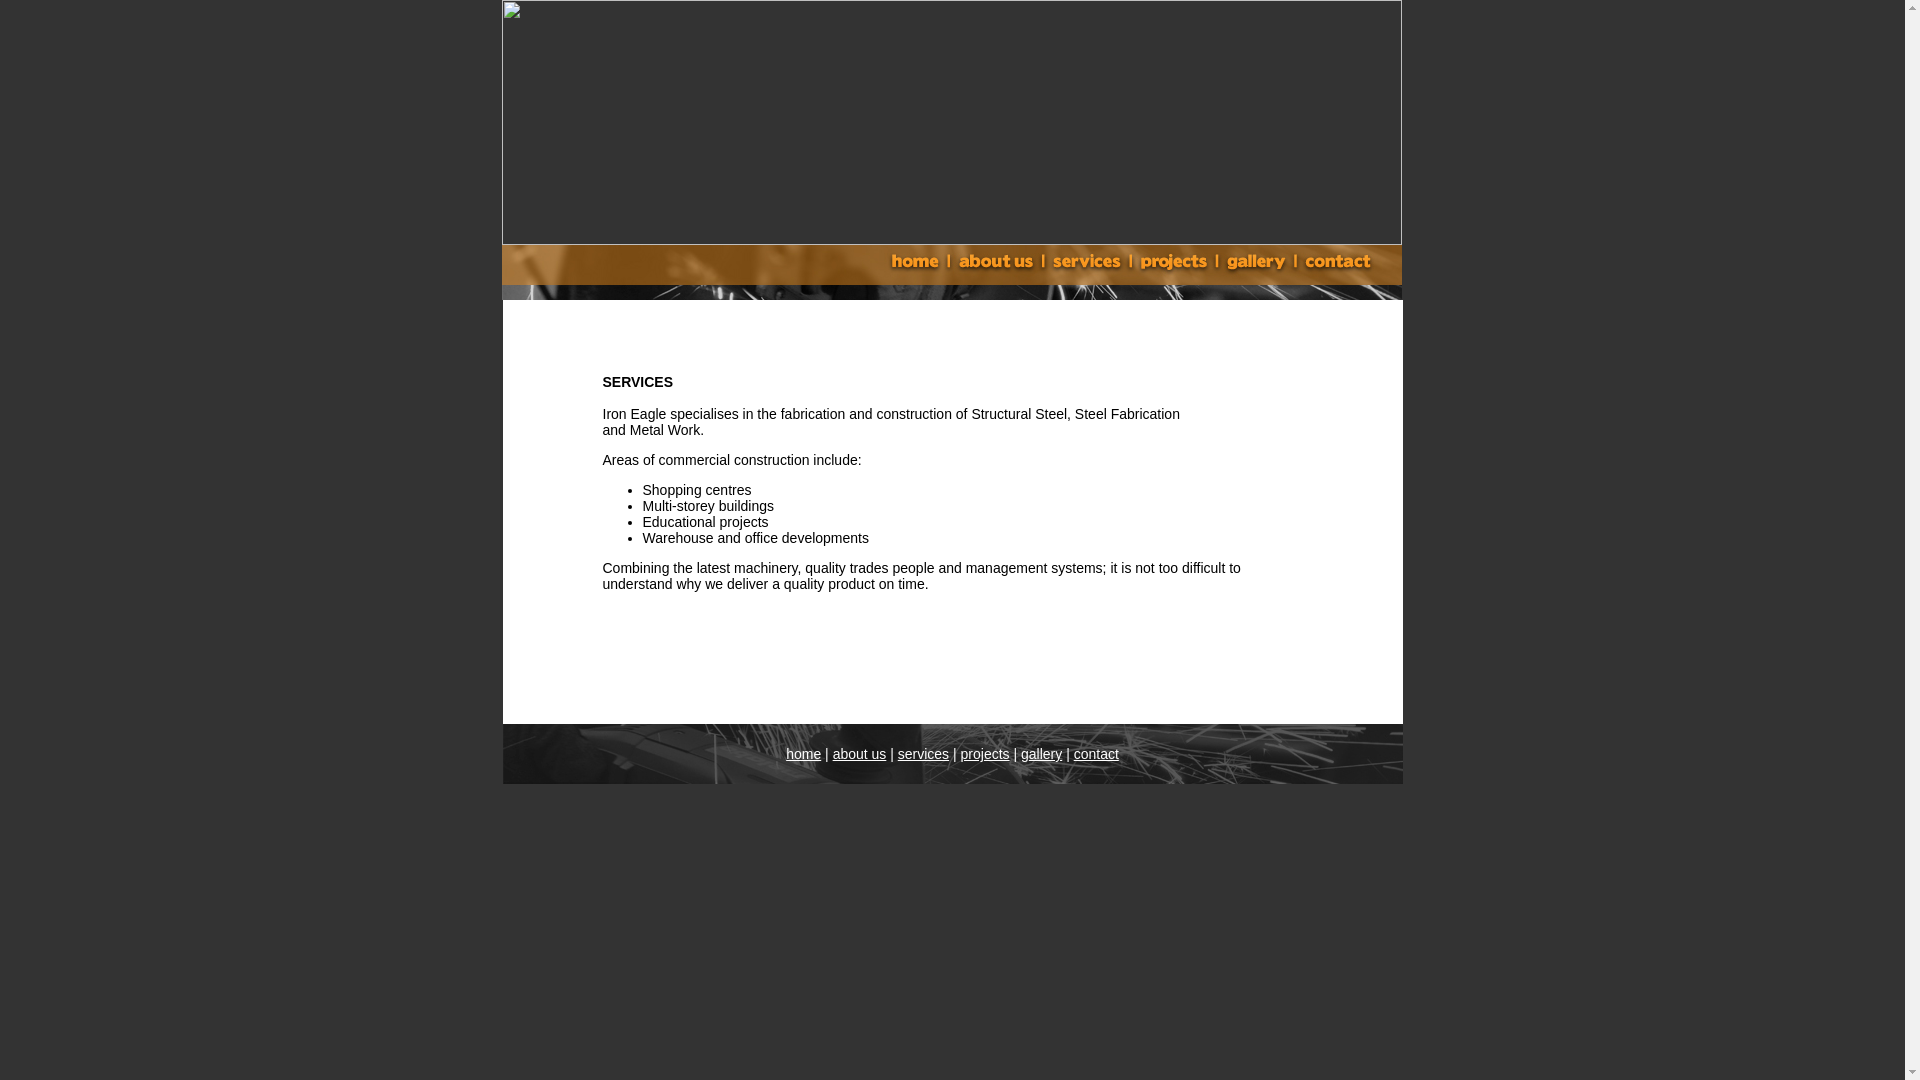  I want to click on 'home', so click(803, 753).